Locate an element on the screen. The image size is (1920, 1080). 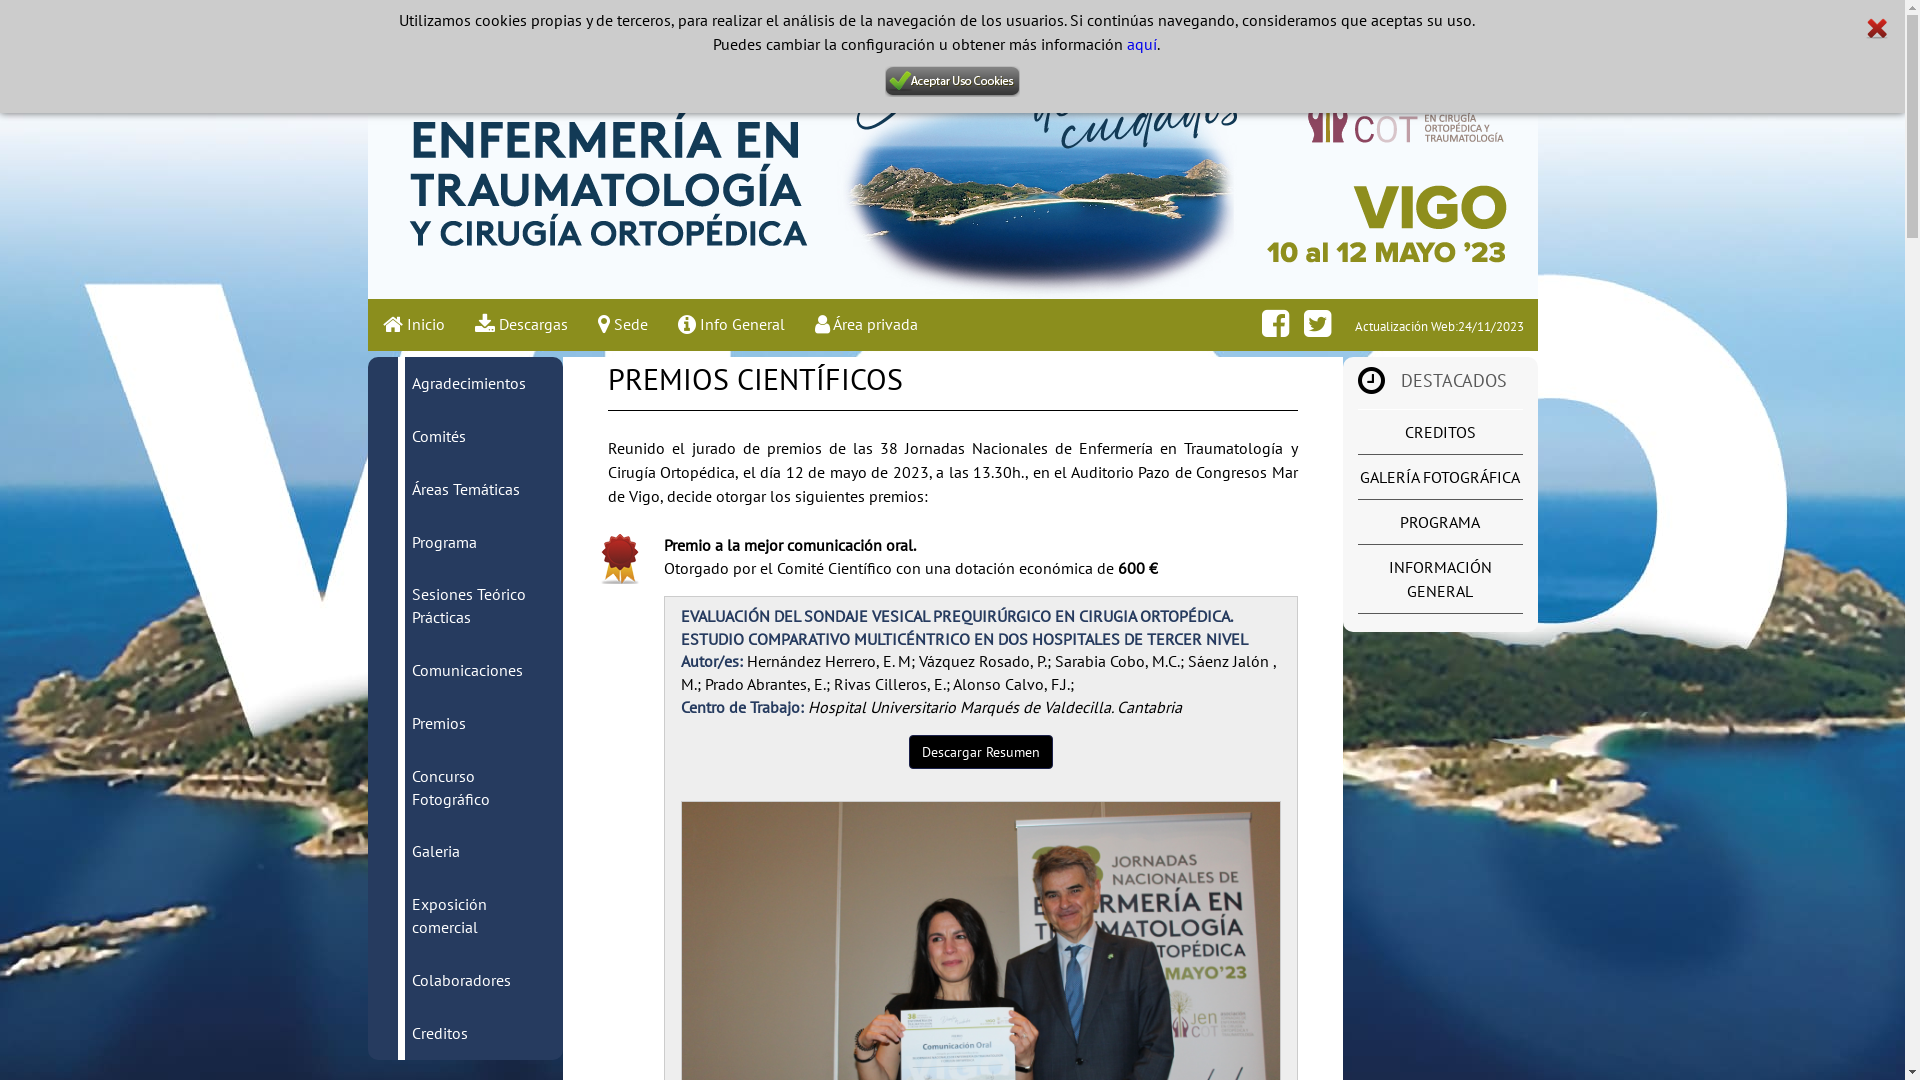
'Cerrar' is located at coordinates (1875, 29).